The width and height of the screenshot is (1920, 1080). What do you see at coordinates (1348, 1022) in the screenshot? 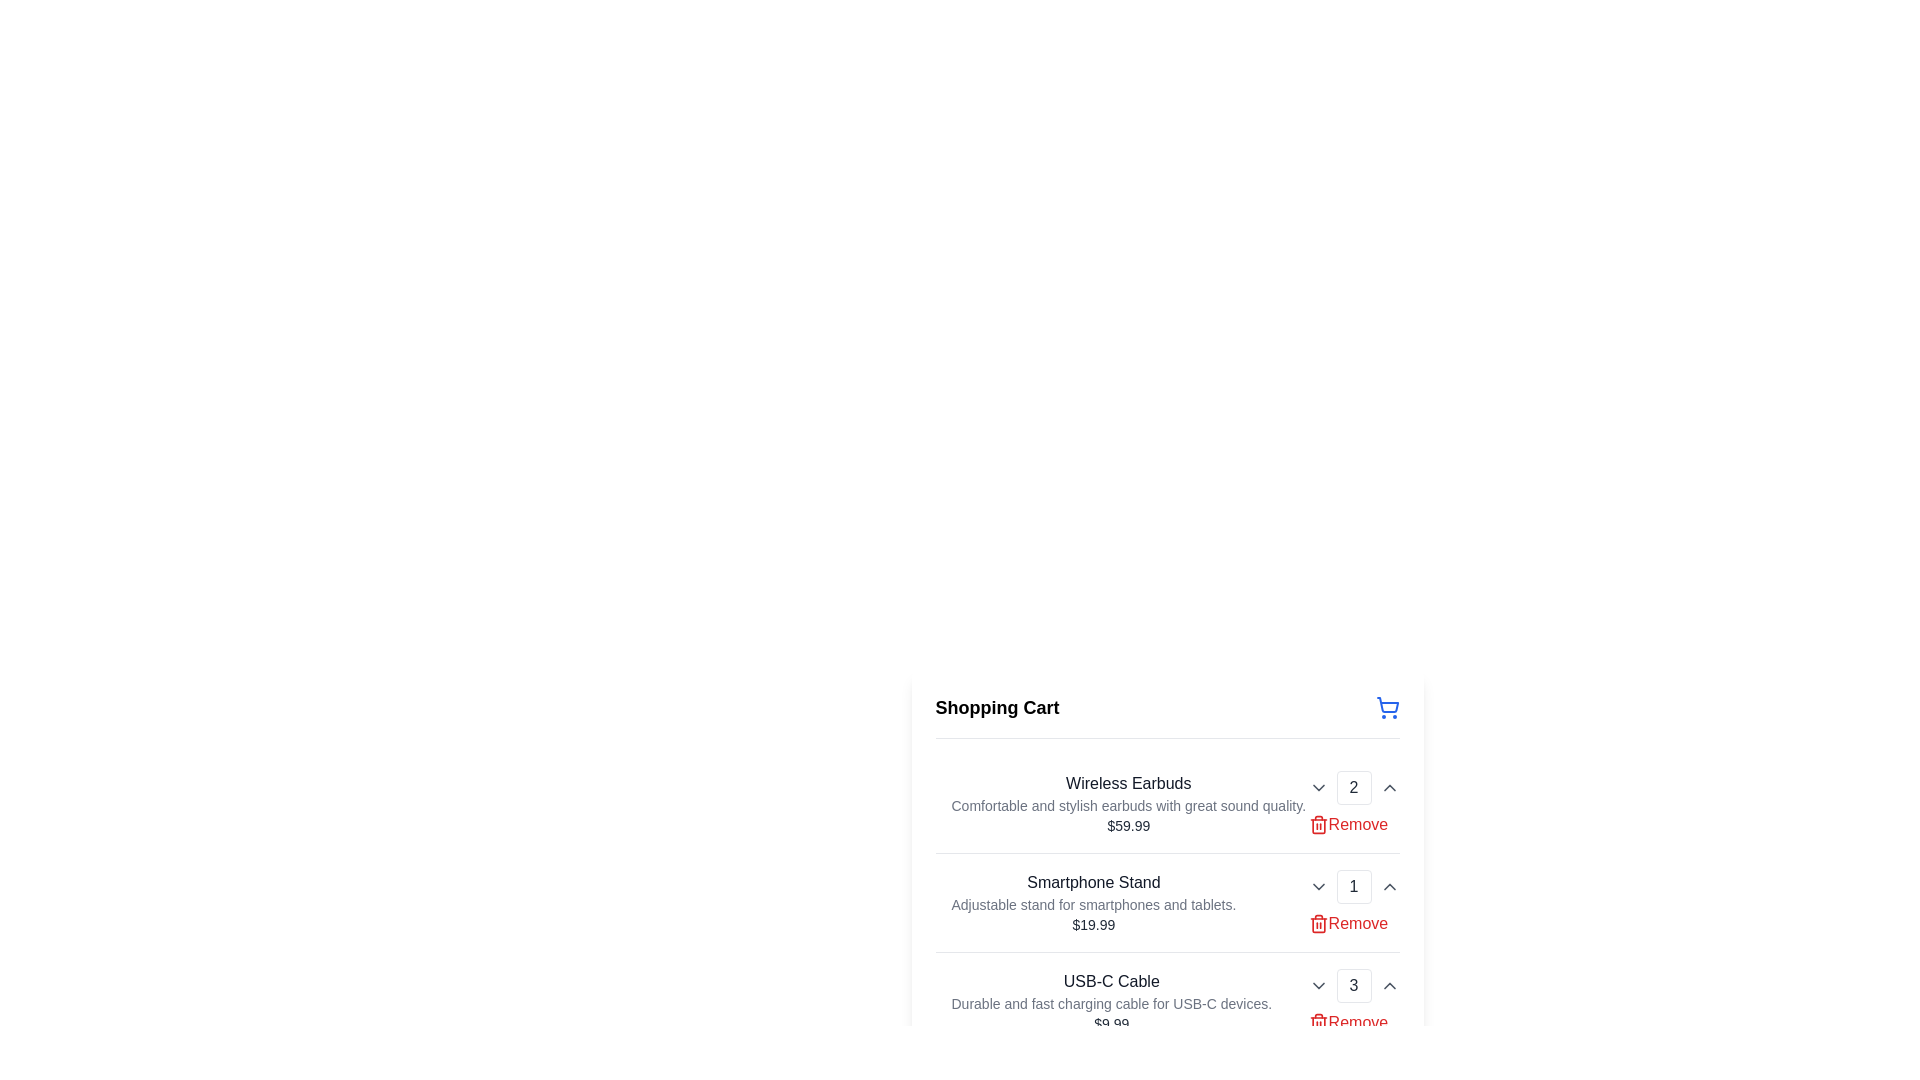
I see `the 'Remove' button, which is styled in red and includes a trash bin icon, located at the bottom-right corner of the product row for 'USB-C Cable'` at bounding box center [1348, 1022].